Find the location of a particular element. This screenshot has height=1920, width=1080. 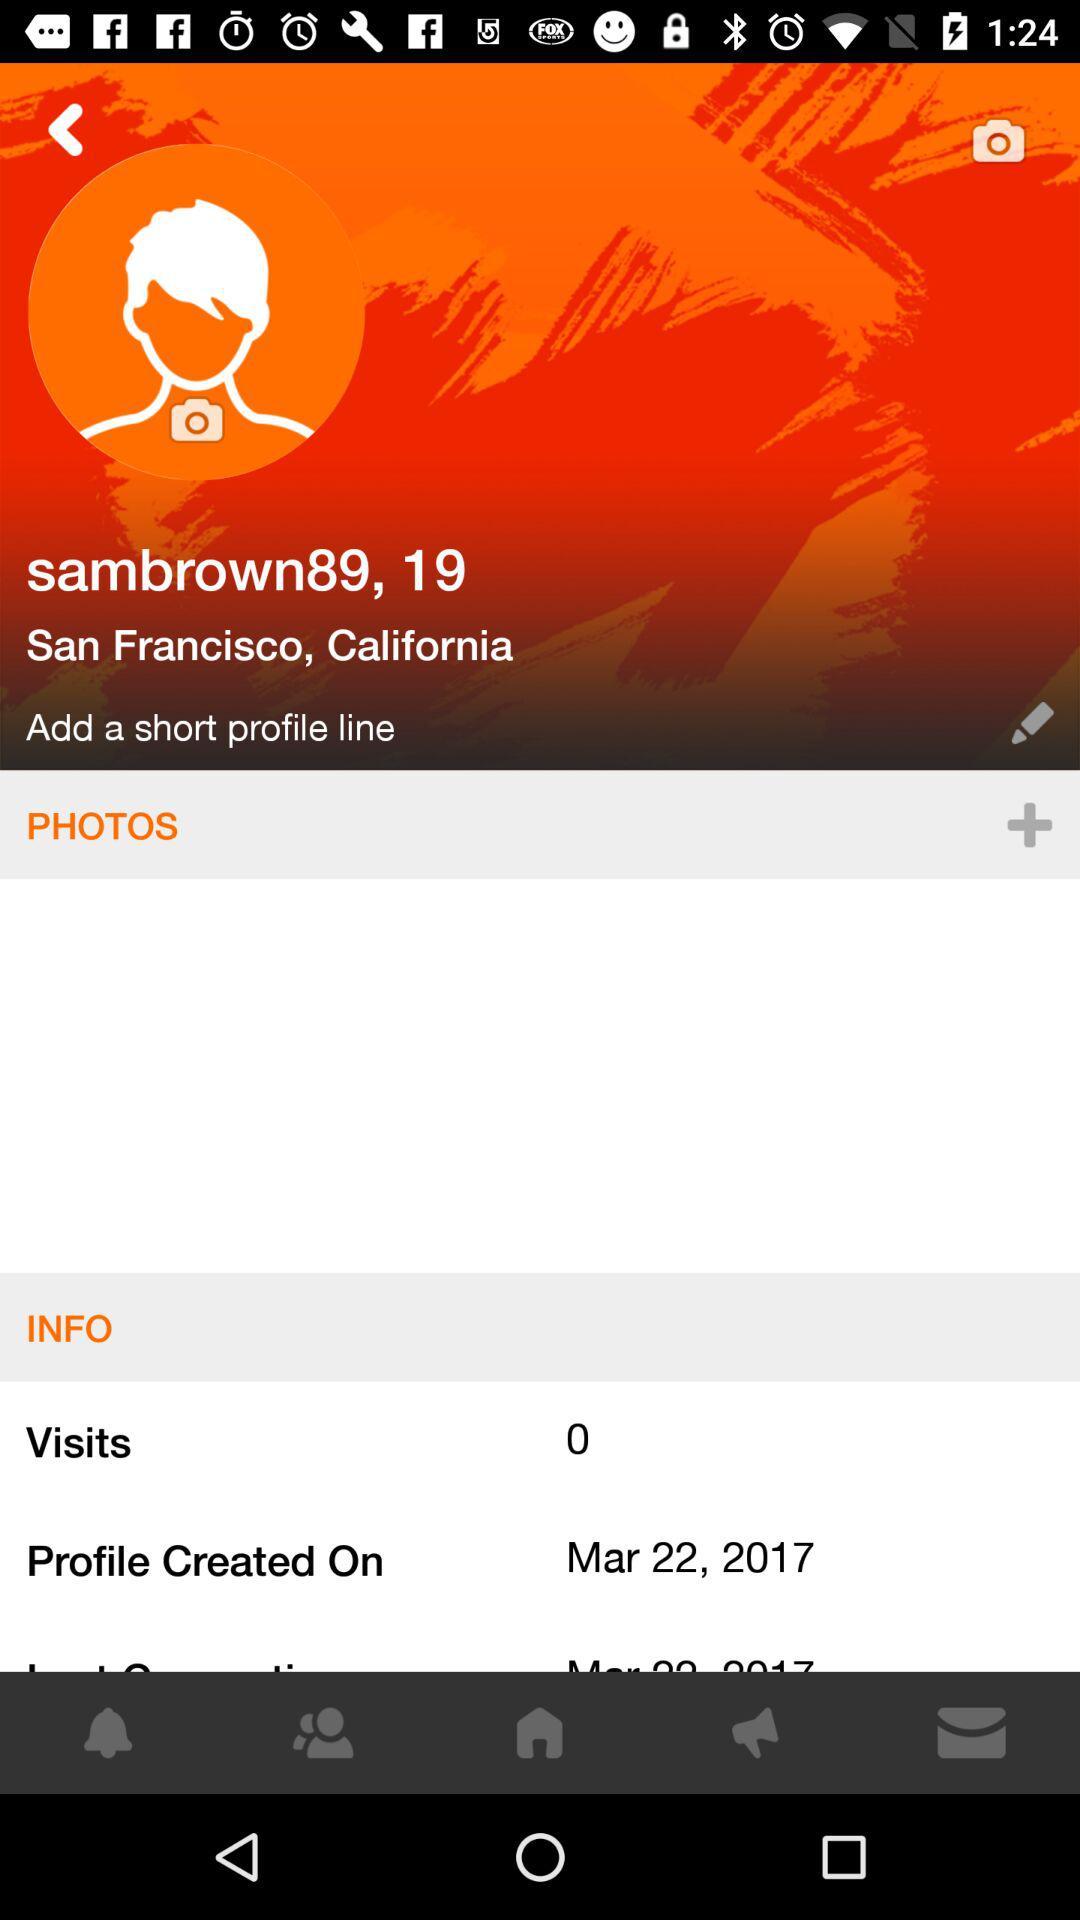

go back is located at coordinates (65, 128).